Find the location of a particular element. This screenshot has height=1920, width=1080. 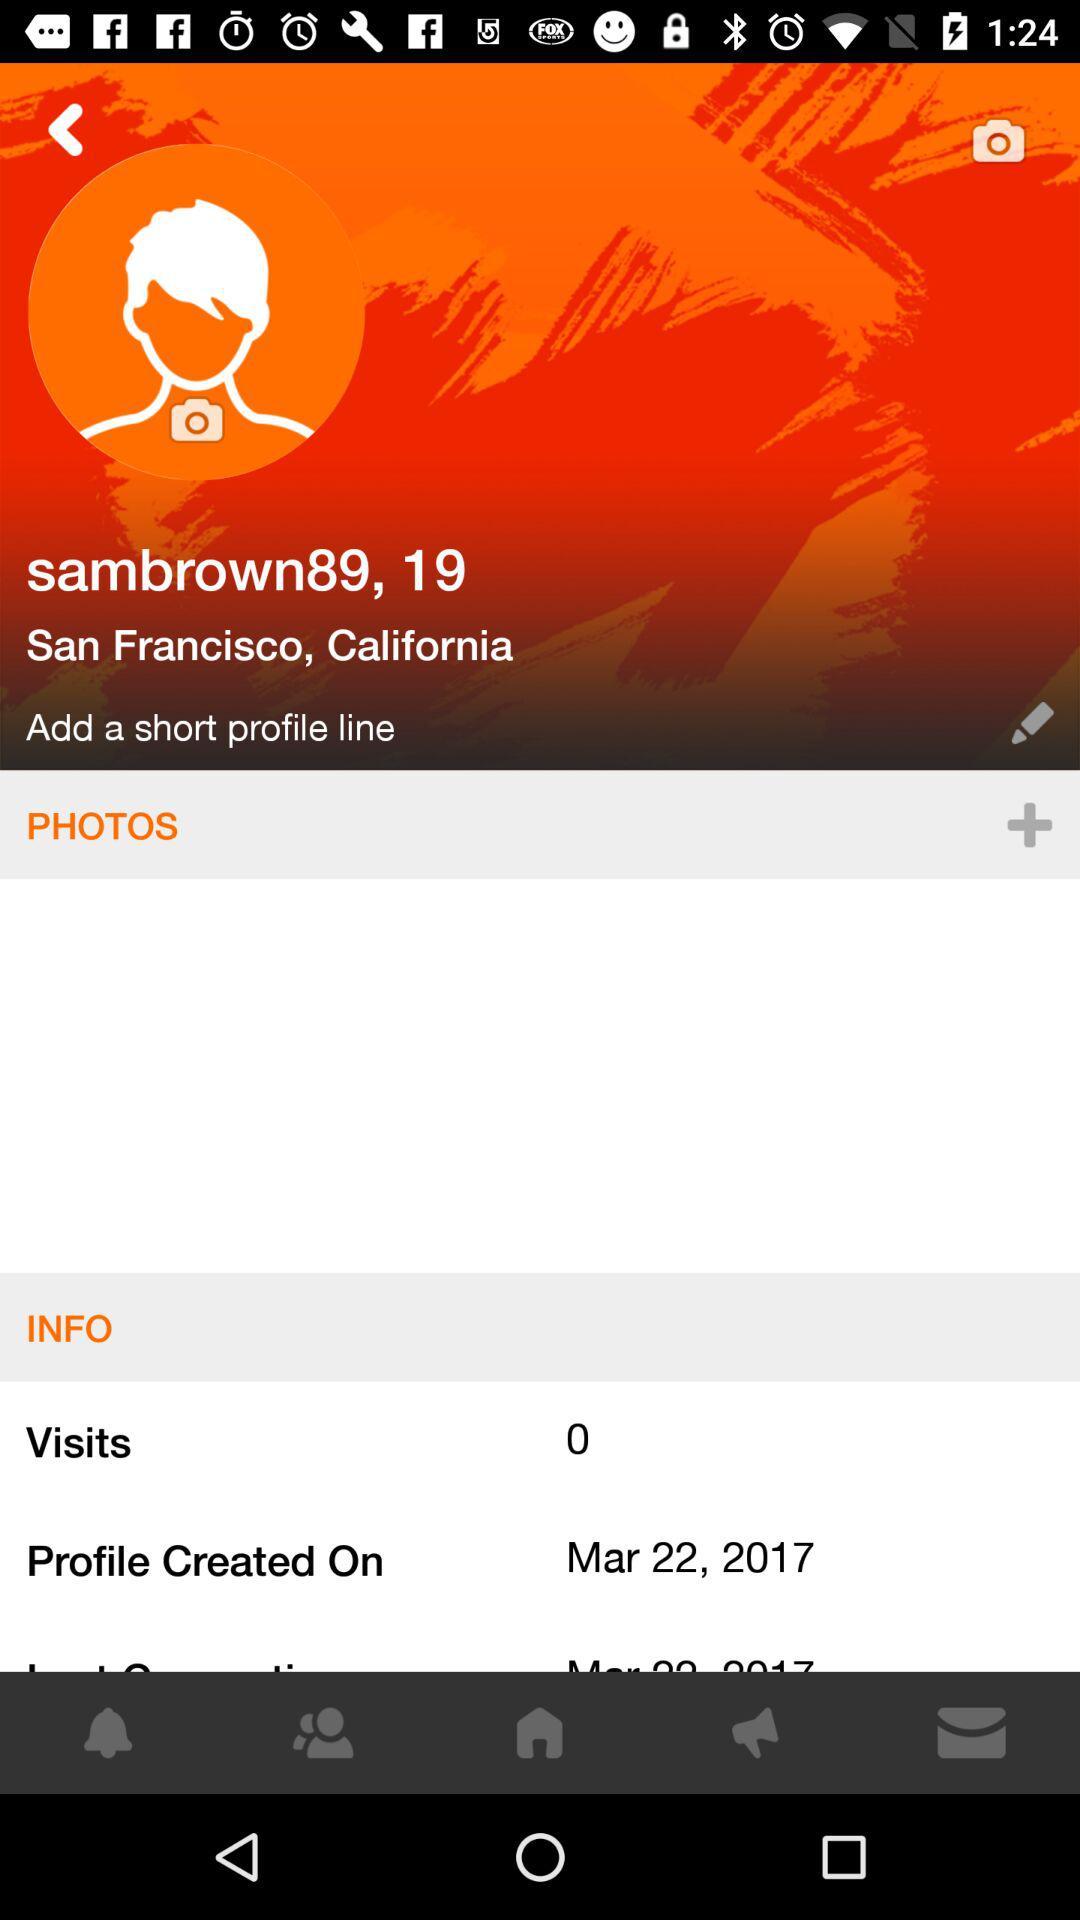

go back is located at coordinates (65, 128).